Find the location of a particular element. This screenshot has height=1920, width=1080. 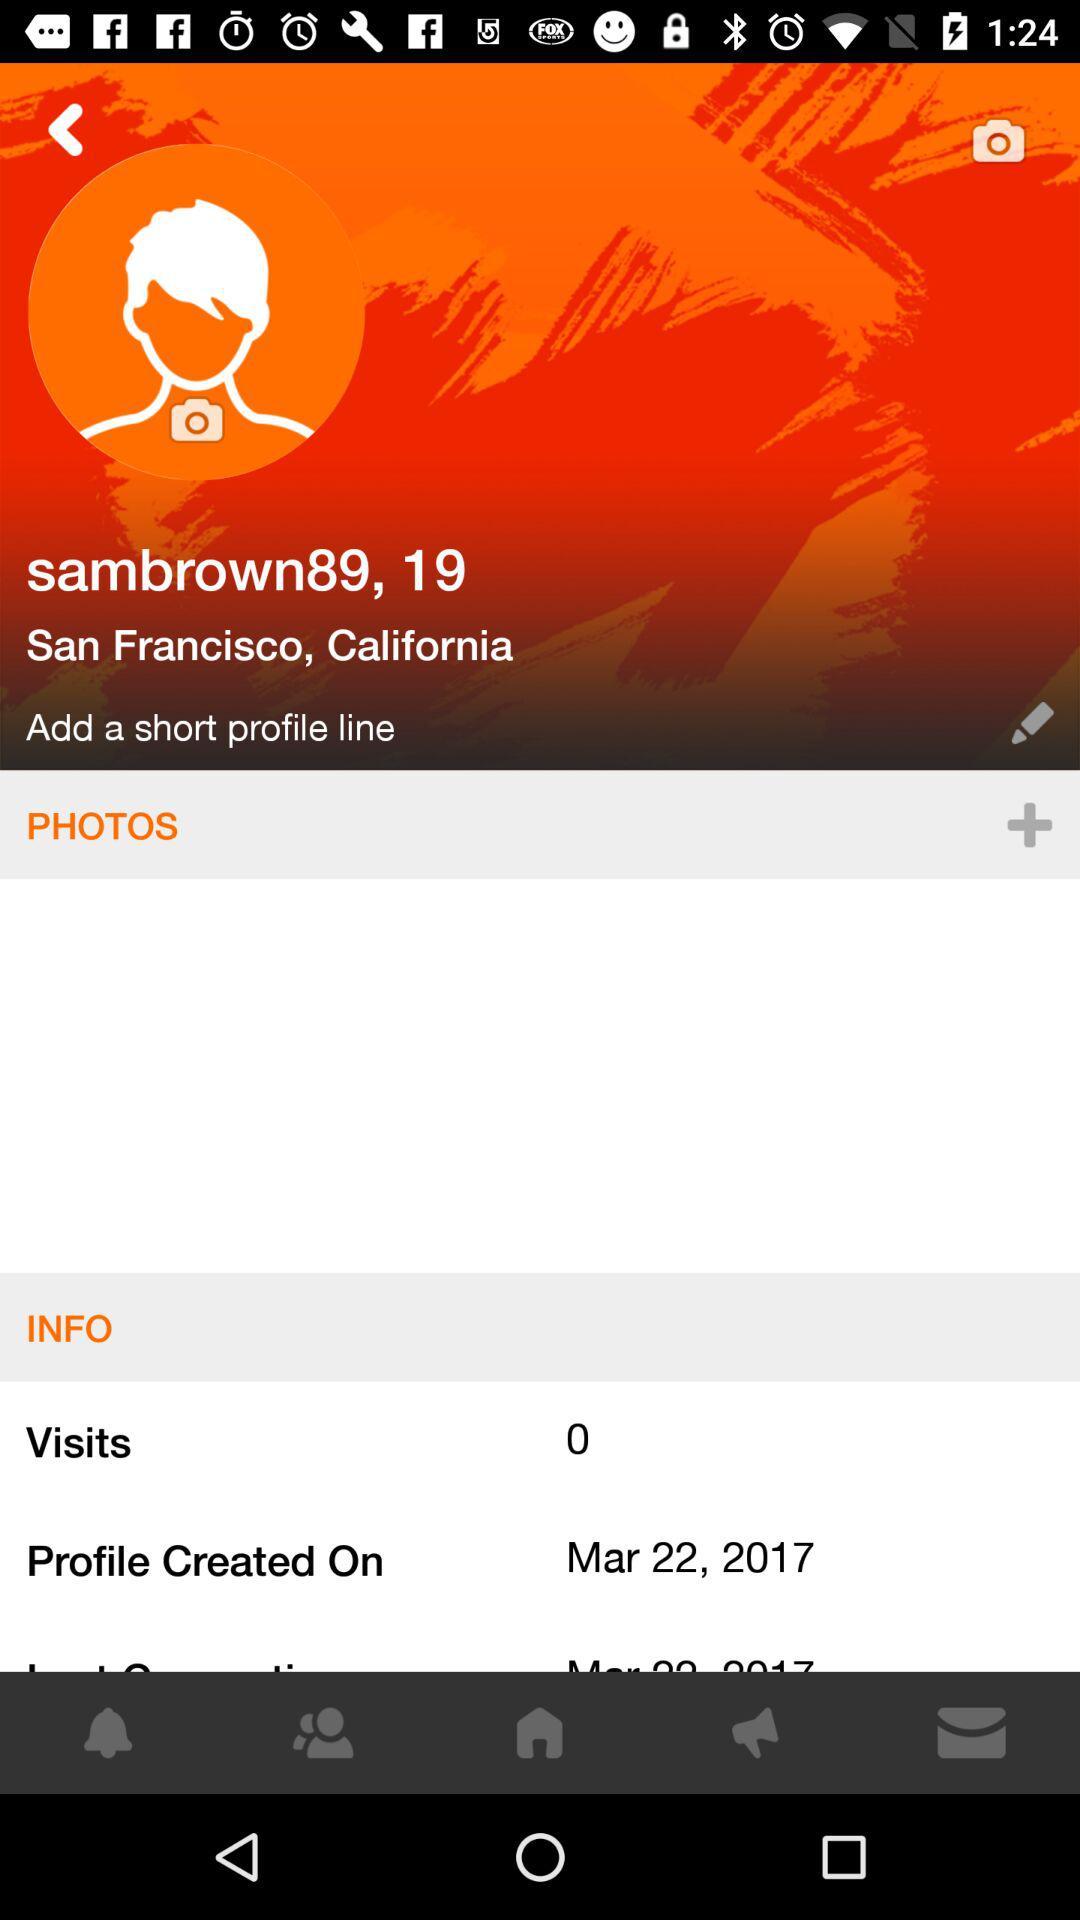

go back is located at coordinates (65, 128).